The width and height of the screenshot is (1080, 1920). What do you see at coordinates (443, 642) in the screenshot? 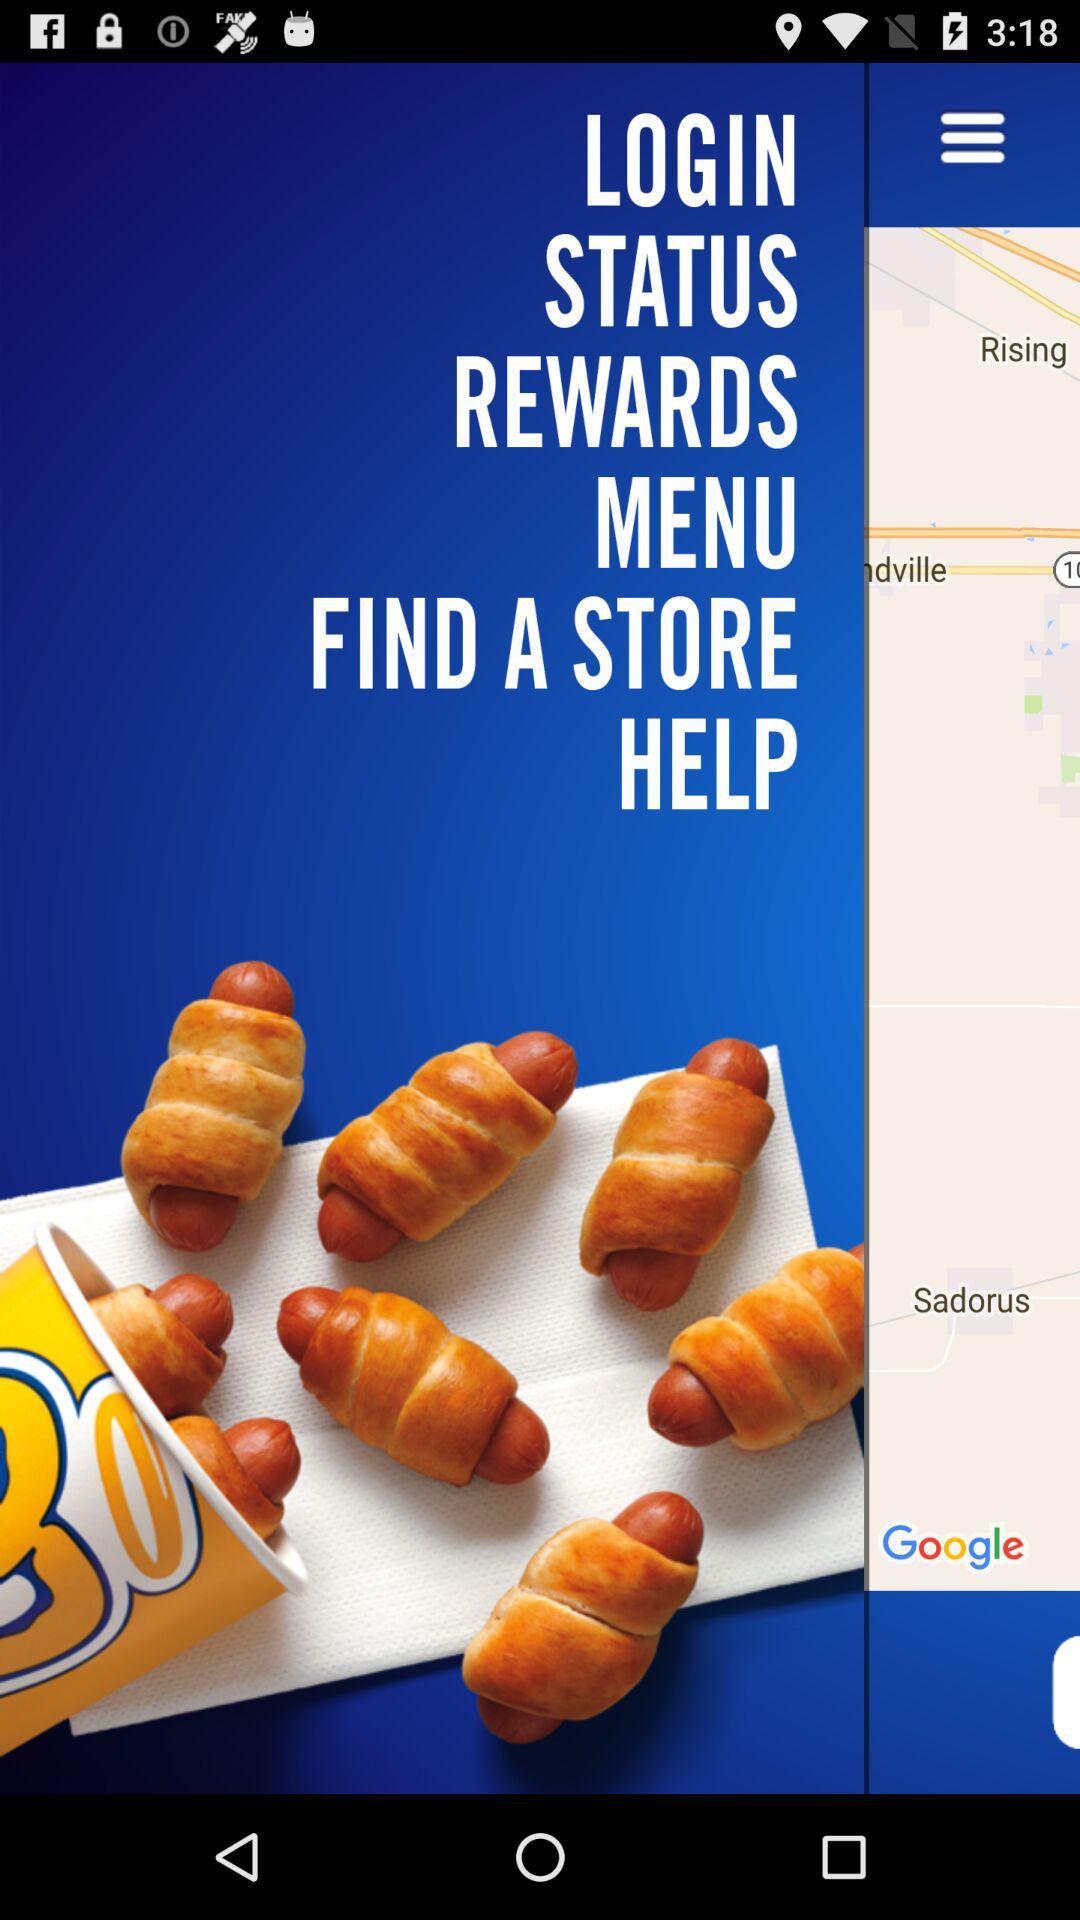
I see `the item below the rewards icon` at bounding box center [443, 642].